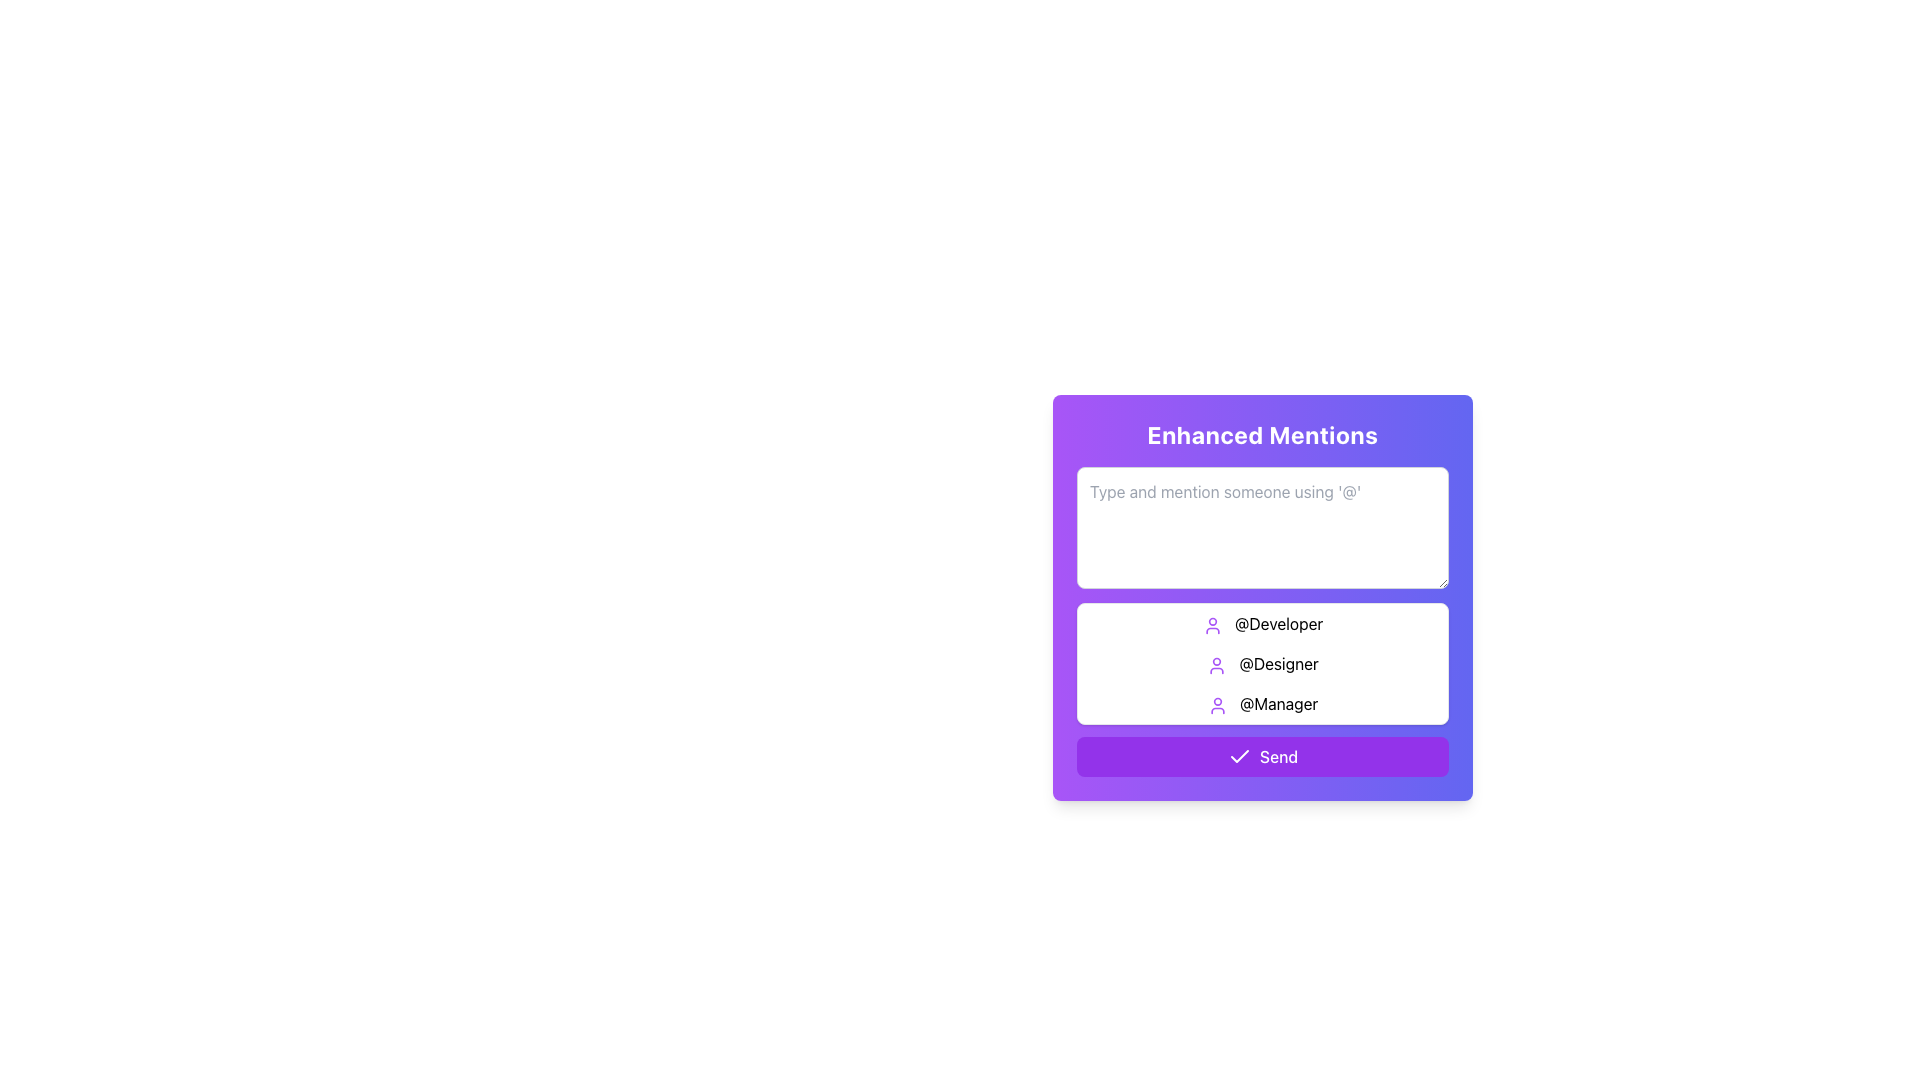 This screenshot has width=1920, height=1080. Describe the element at coordinates (1238, 756) in the screenshot. I see `the Checkmark icon located within the 'Send' button, which serves as a visual indicator for the Send action` at that location.